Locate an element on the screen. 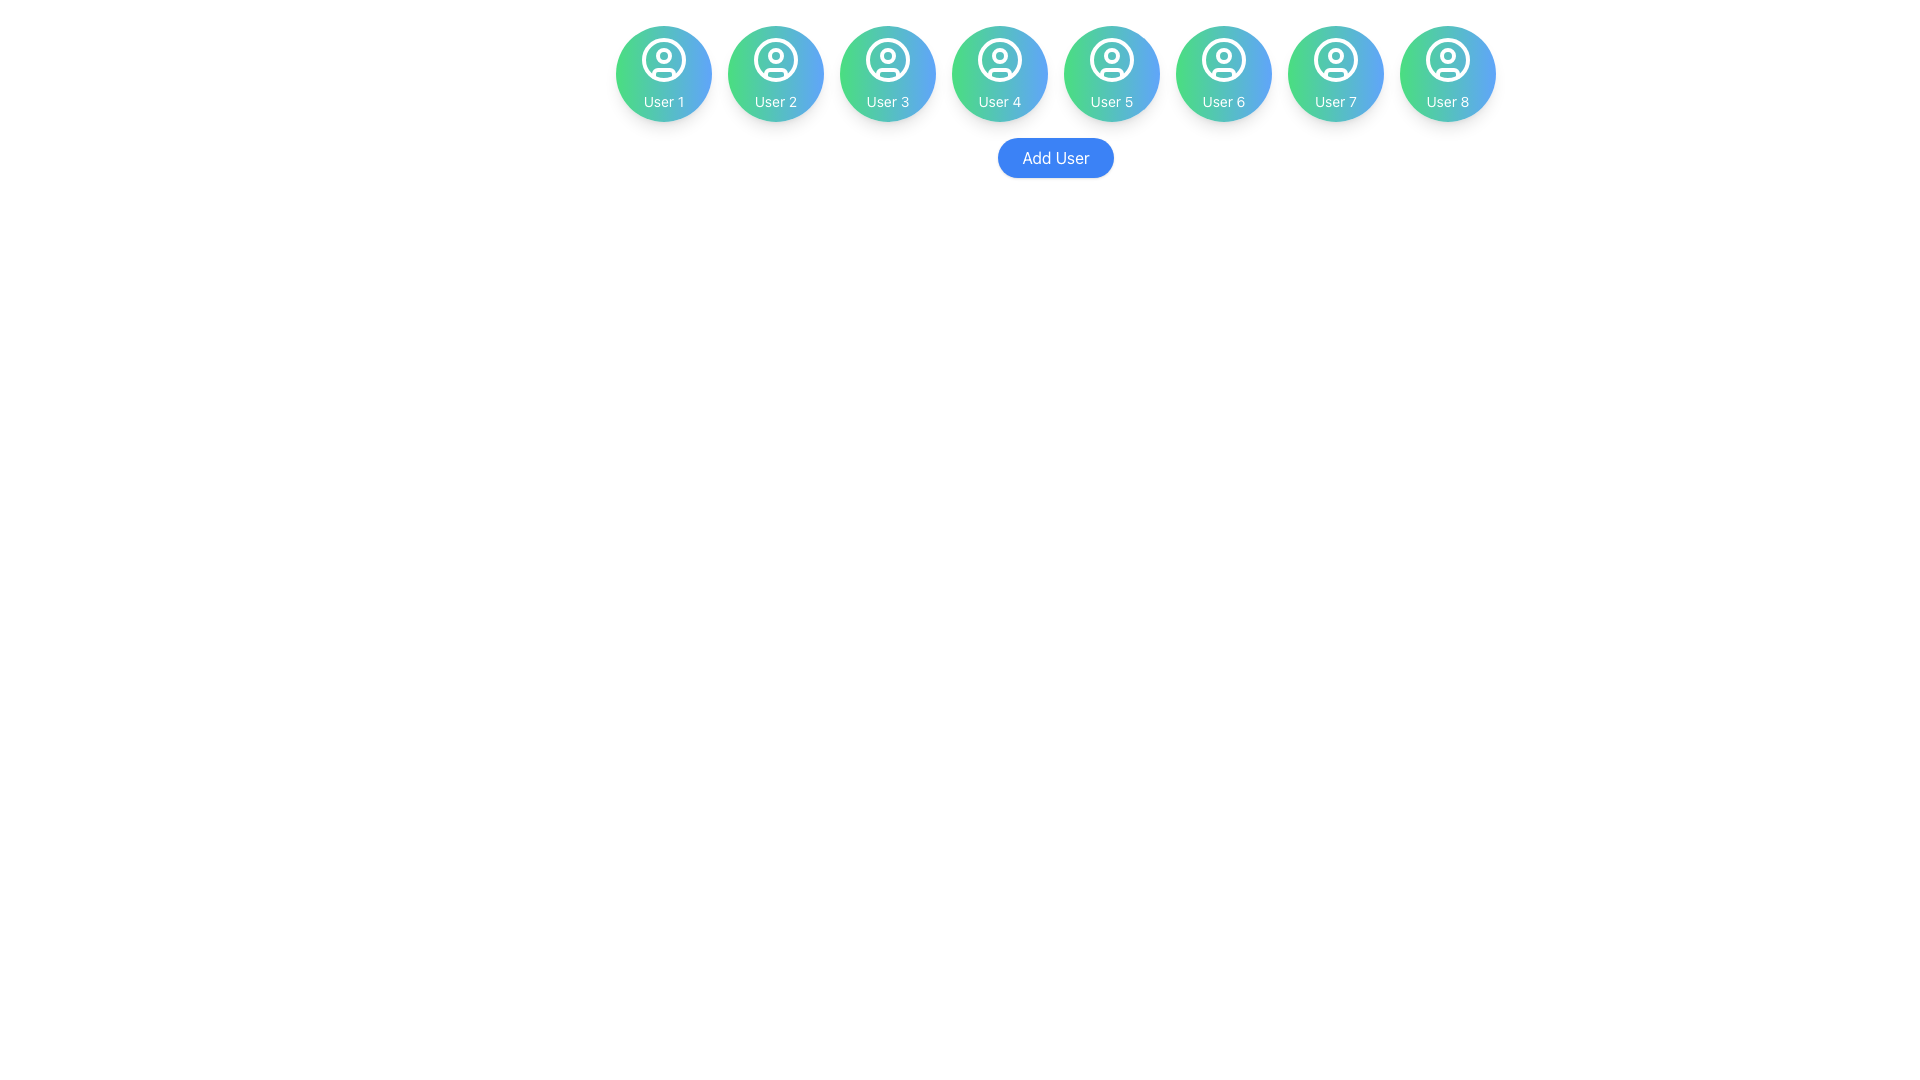  the text label that identifies 'User 8', located at the bottom of the circular background representing the user profile is located at coordinates (1448, 101).